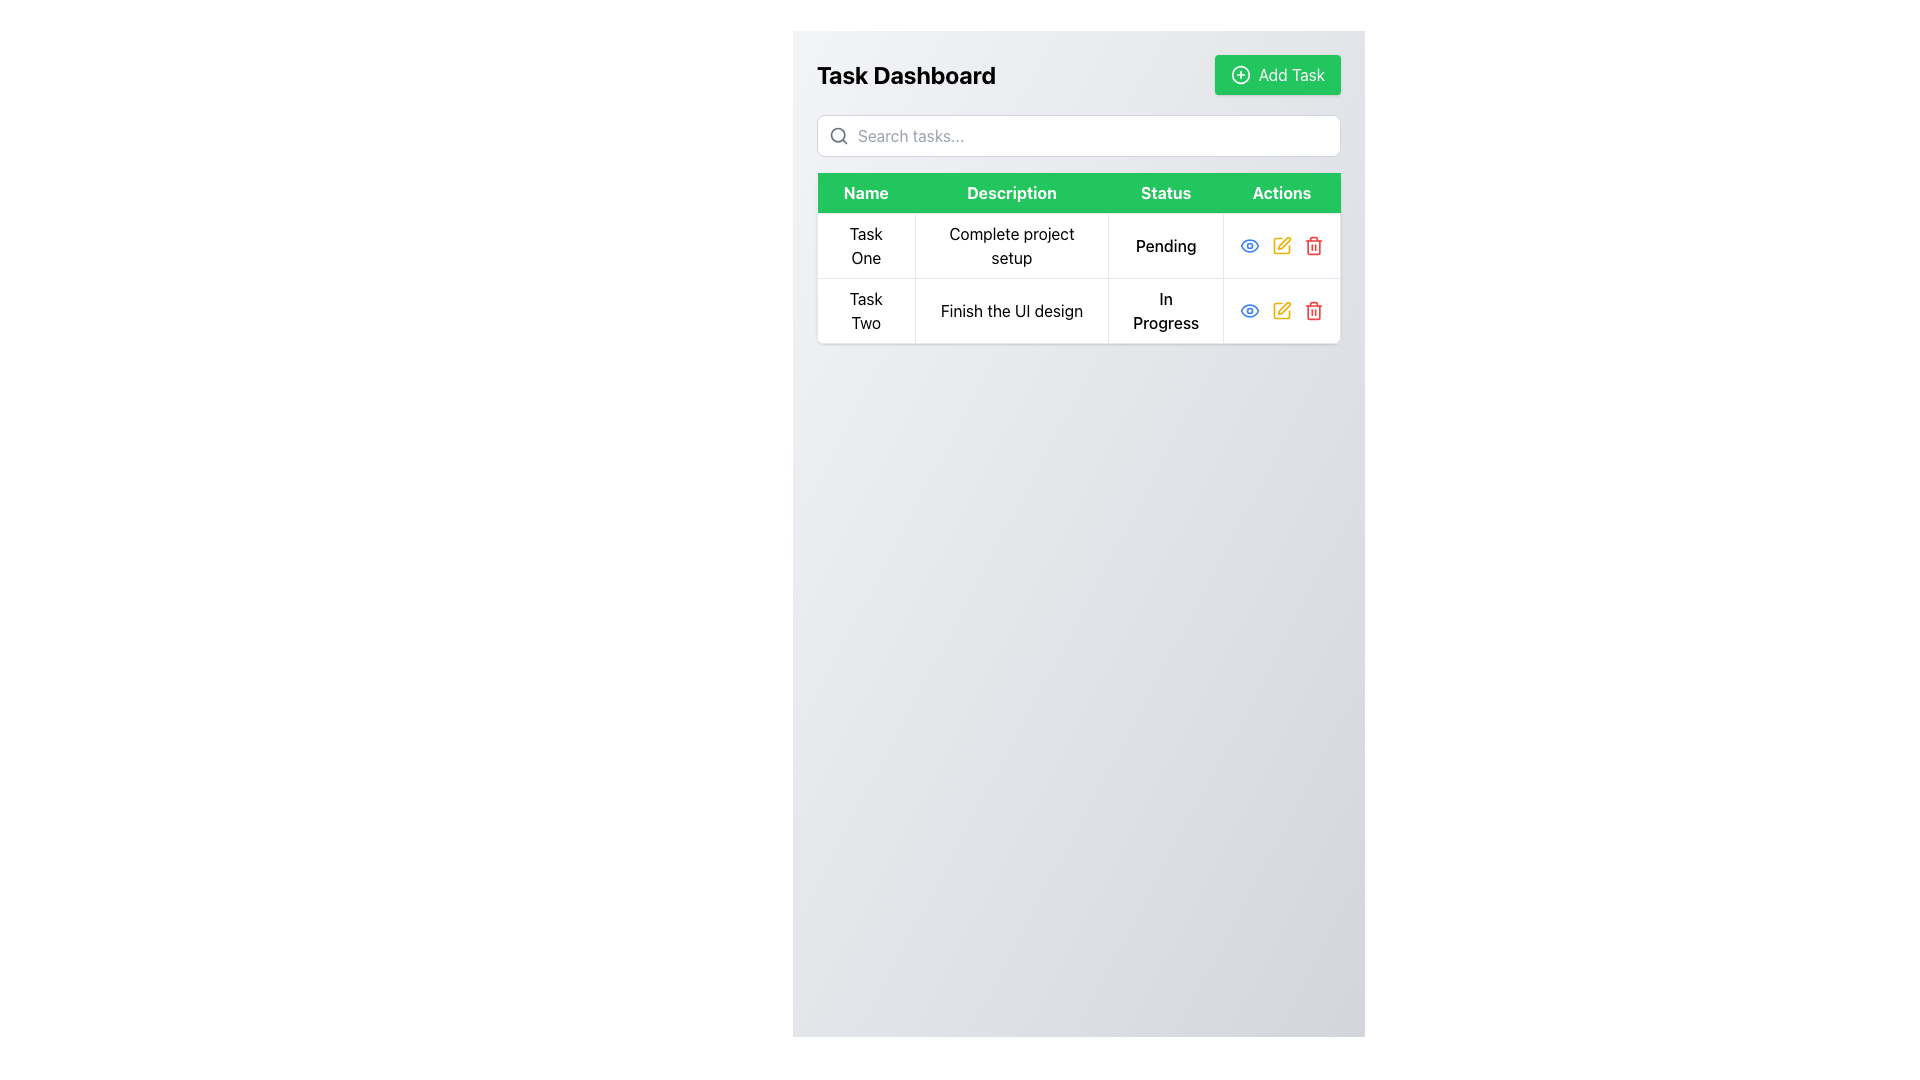 This screenshot has height=1080, width=1920. What do you see at coordinates (1281, 245) in the screenshot?
I see `the edit button in the 'Actions' column of the table corresponding to the second task row labeled 'Finish the UI design'` at bounding box center [1281, 245].